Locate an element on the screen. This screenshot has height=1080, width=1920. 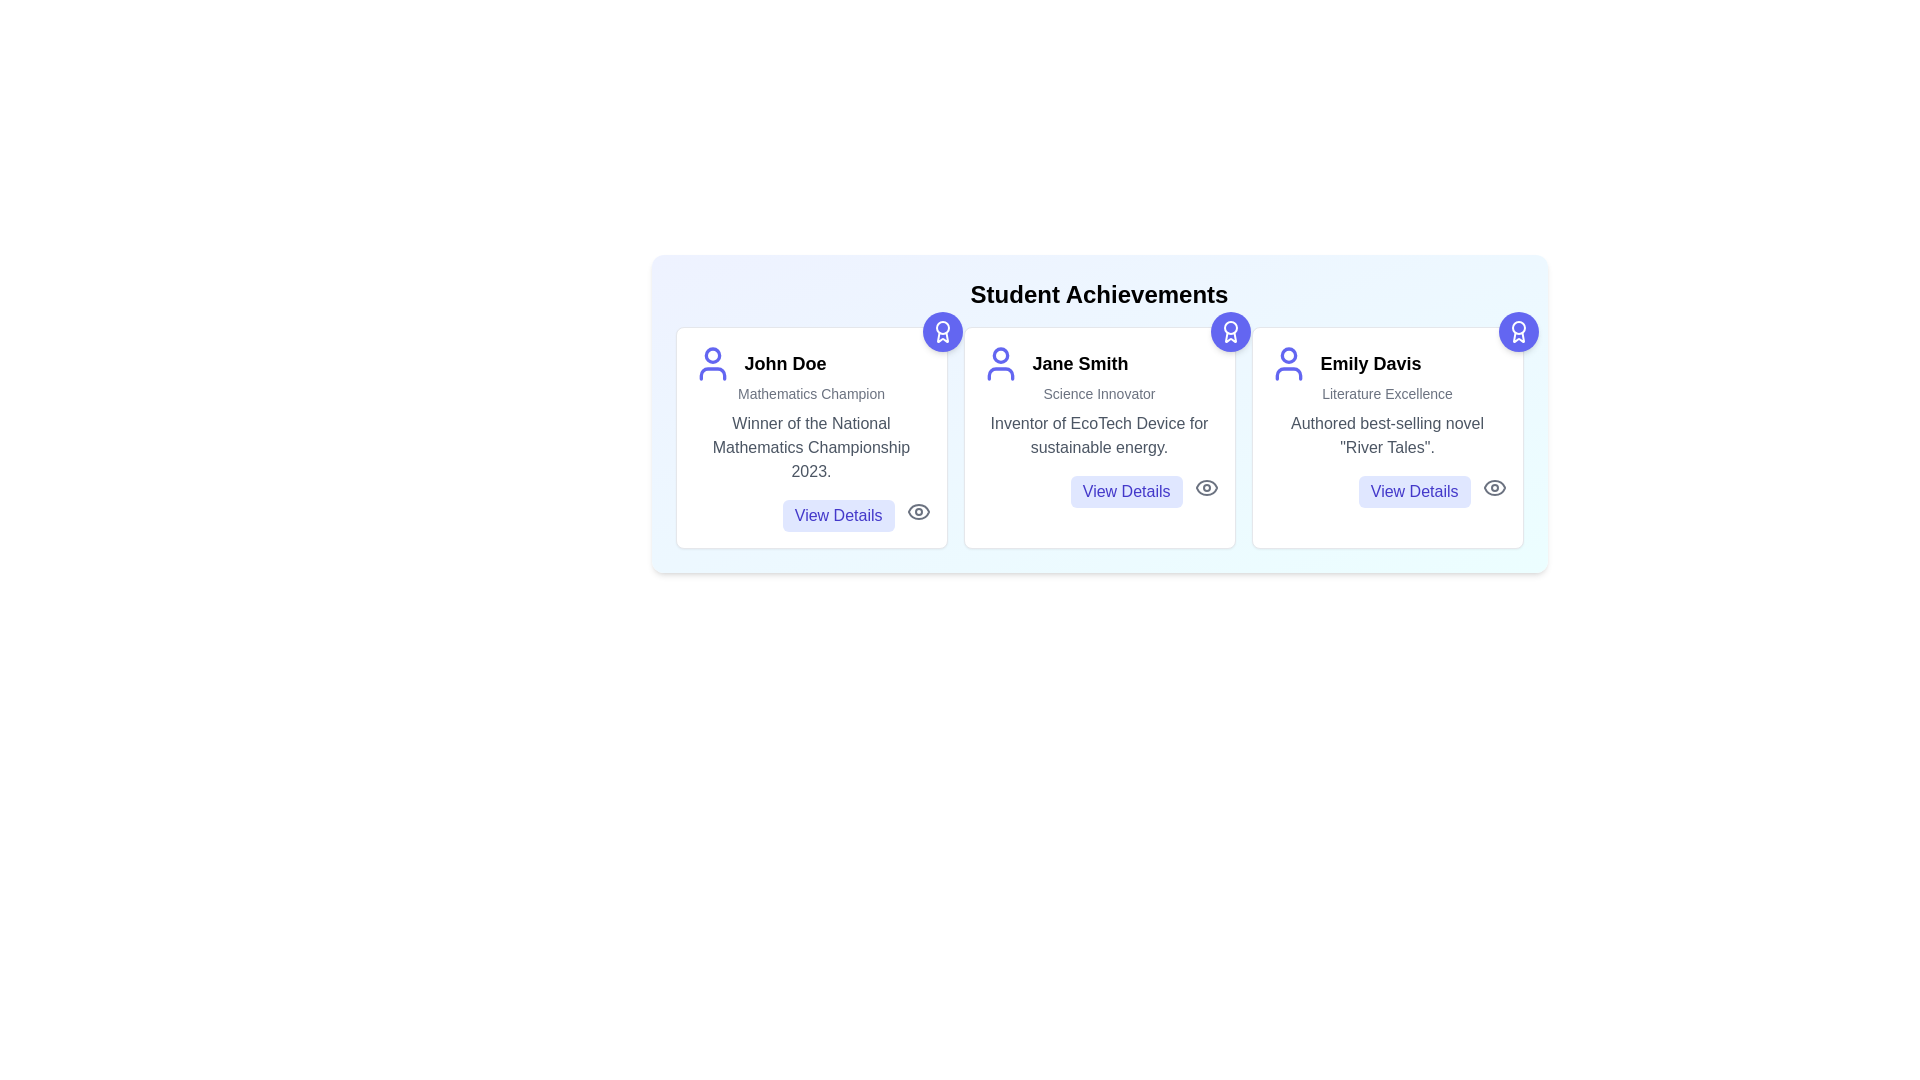
the text of the achievement description for Emily Davis is located at coordinates (1386, 434).